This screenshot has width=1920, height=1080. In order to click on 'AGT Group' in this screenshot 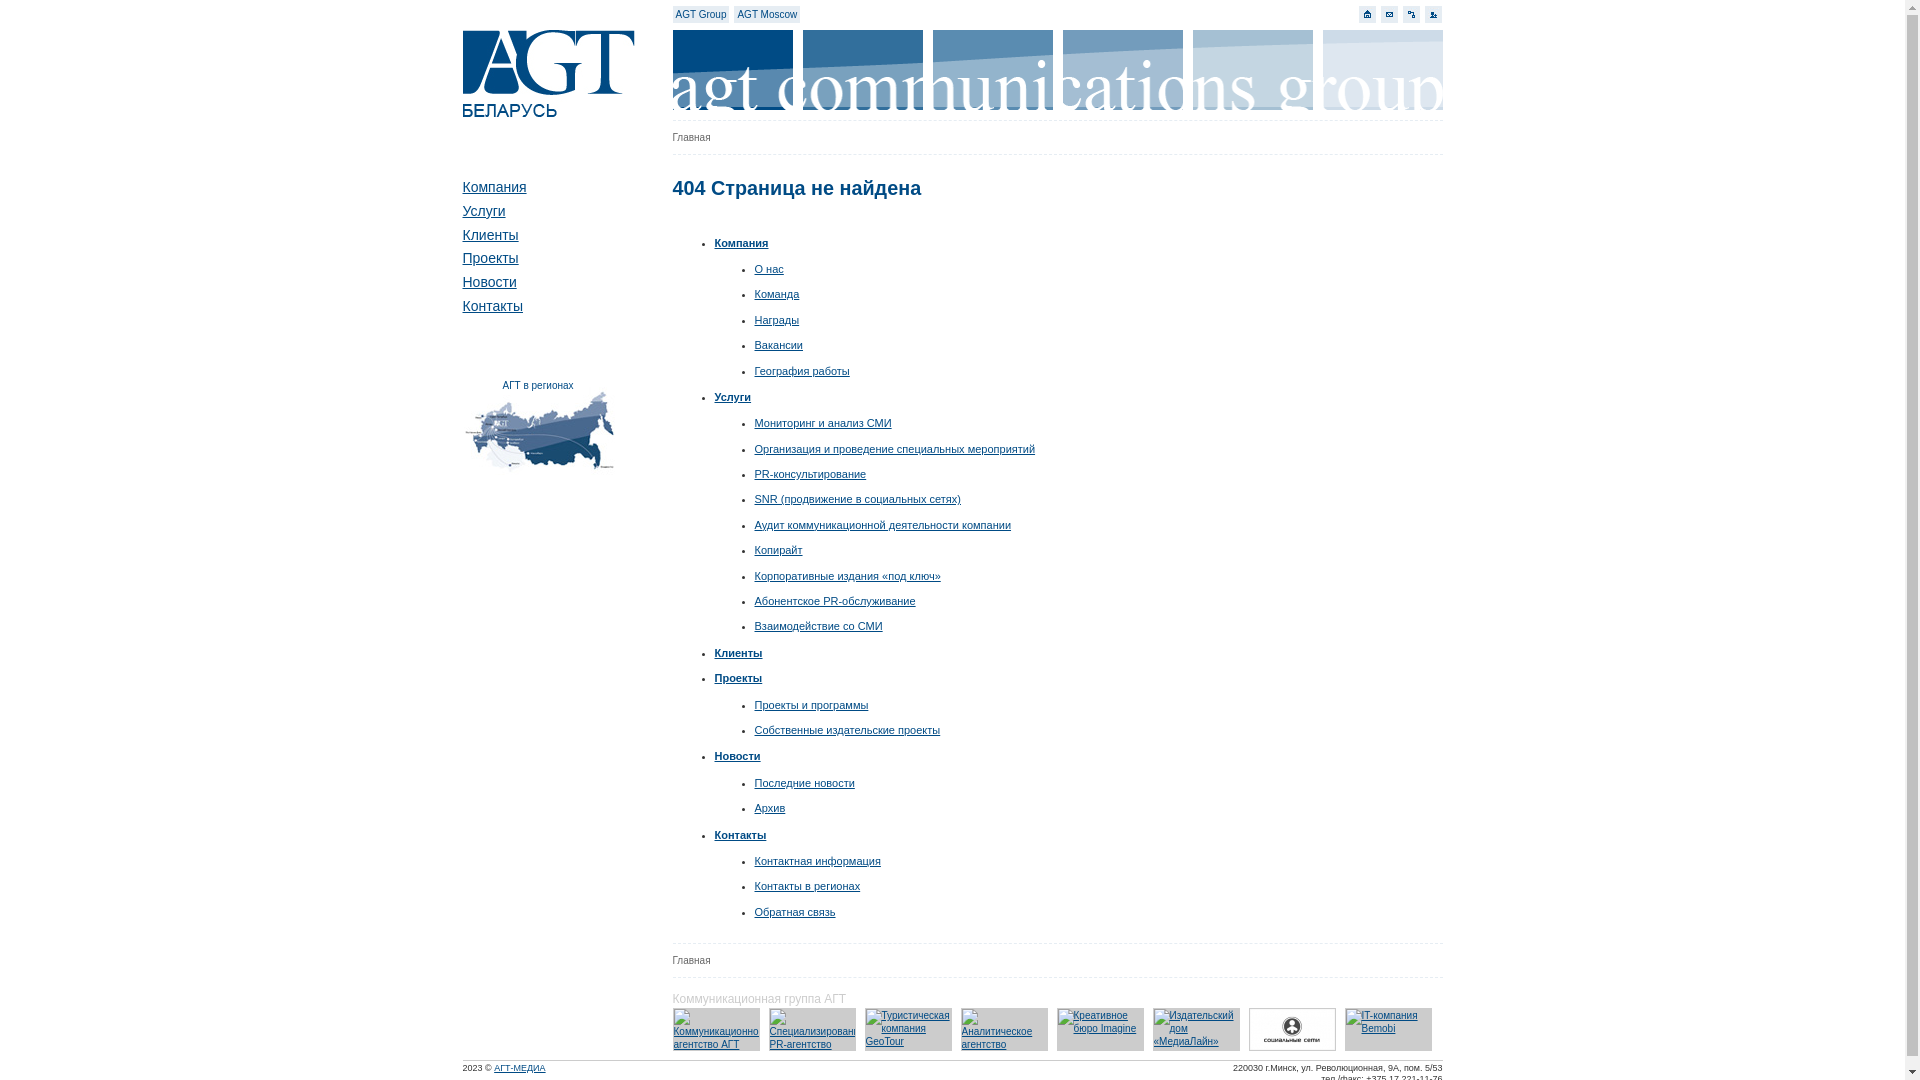, I will do `click(701, 14)`.